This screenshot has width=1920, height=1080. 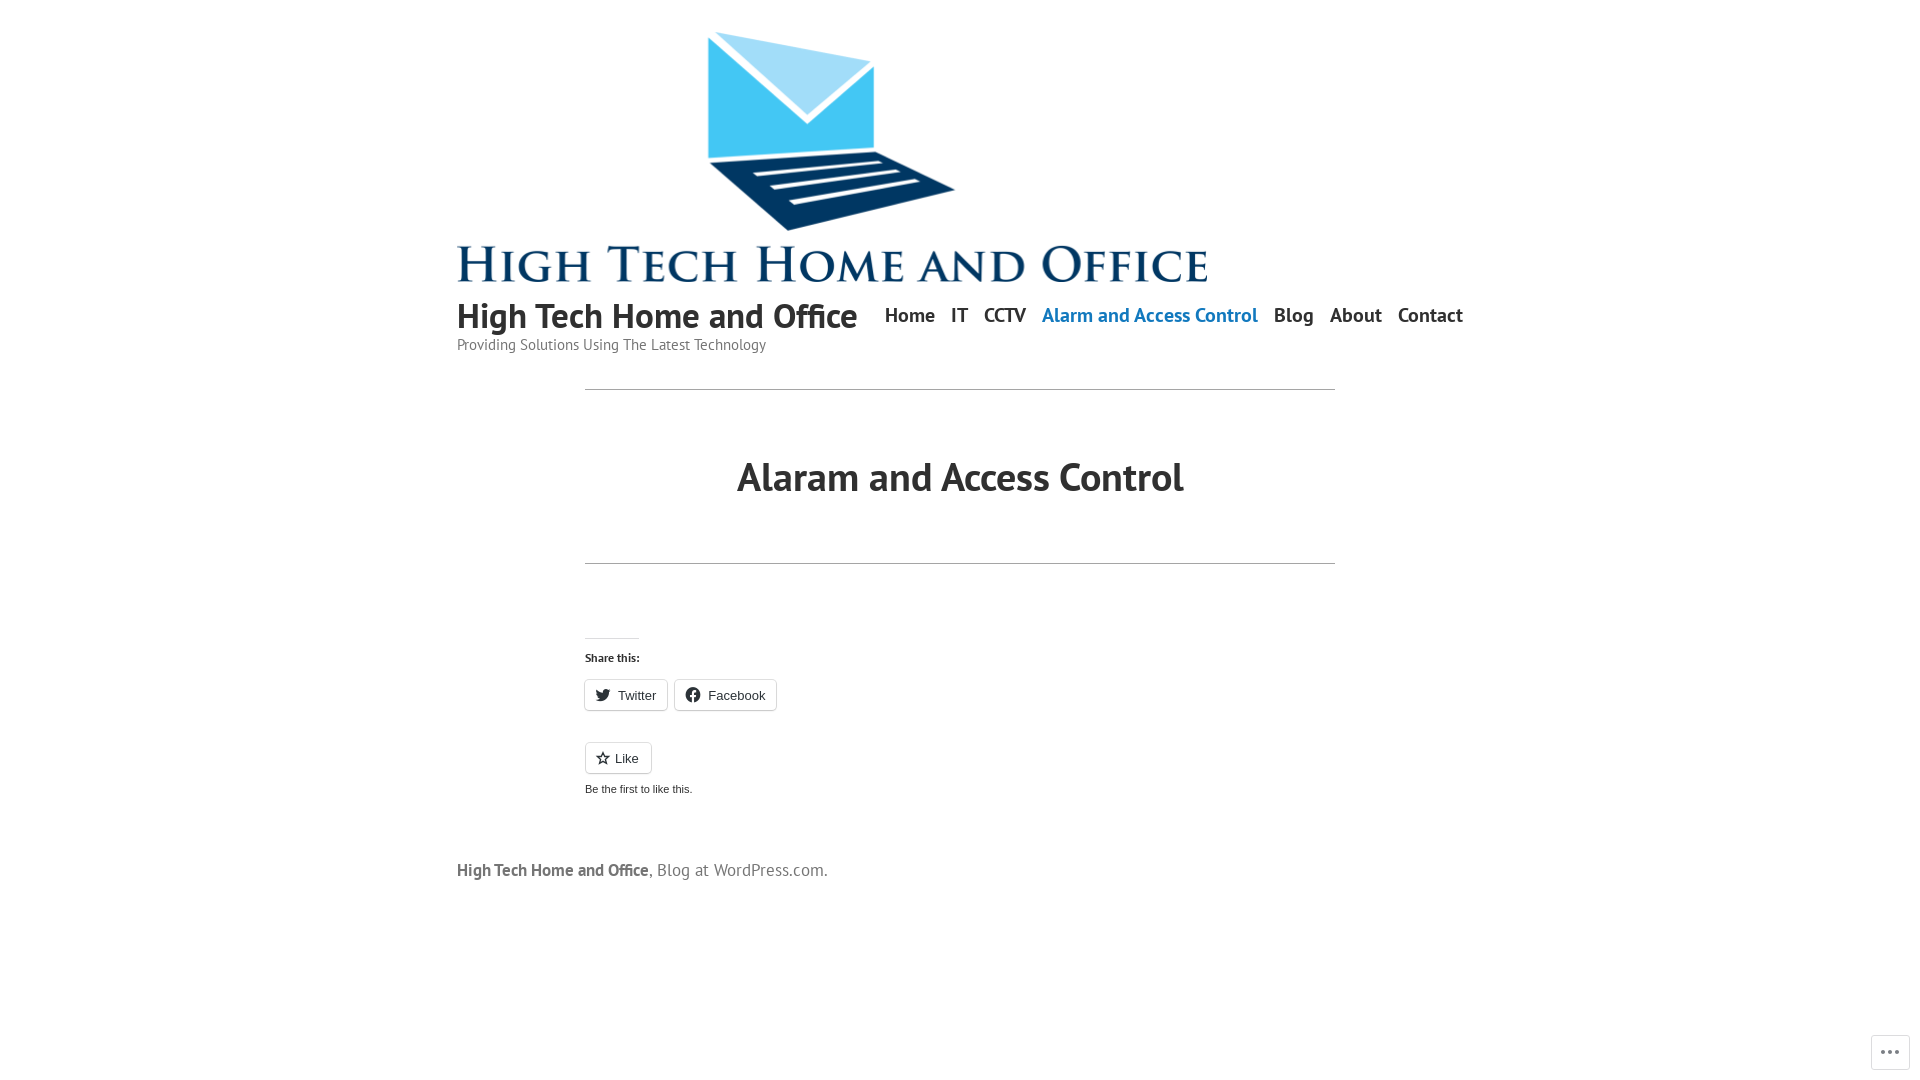 I want to click on 'Facebook', so click(x=724, y=693).